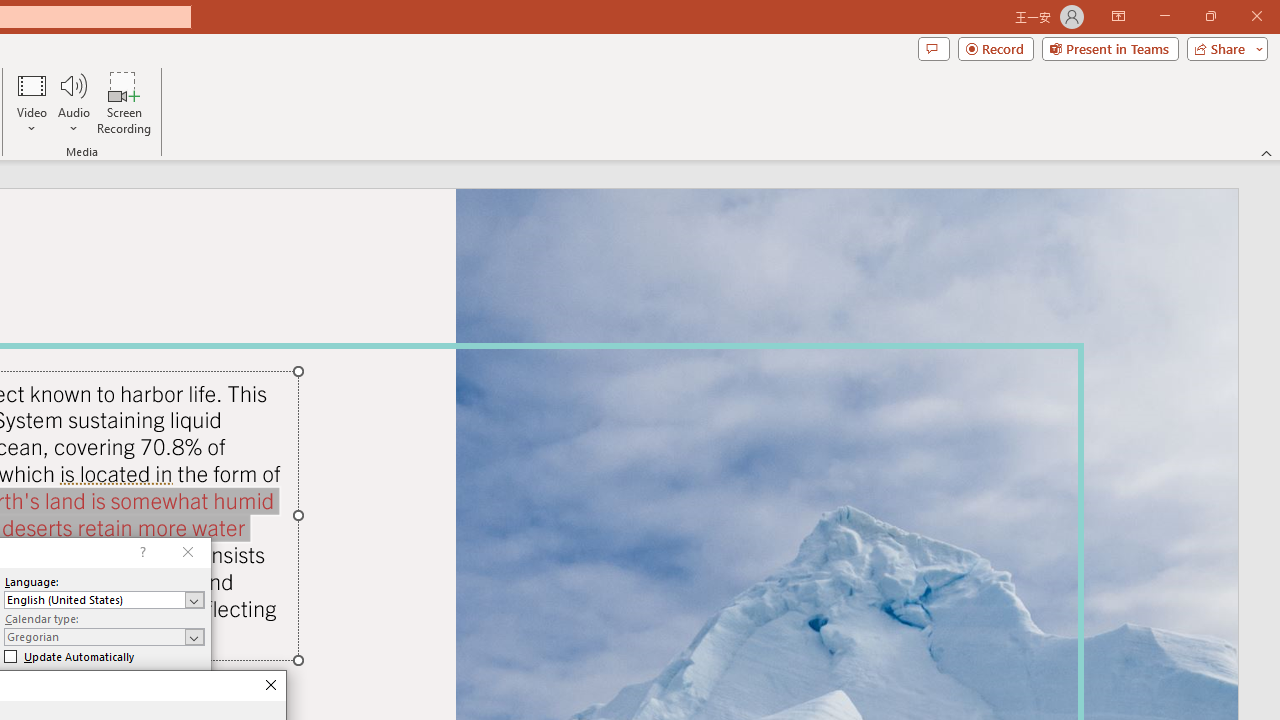 The width and height of the screenshot is (1280, 720). I want to click on 'Restore Down', so click(1209, 16).